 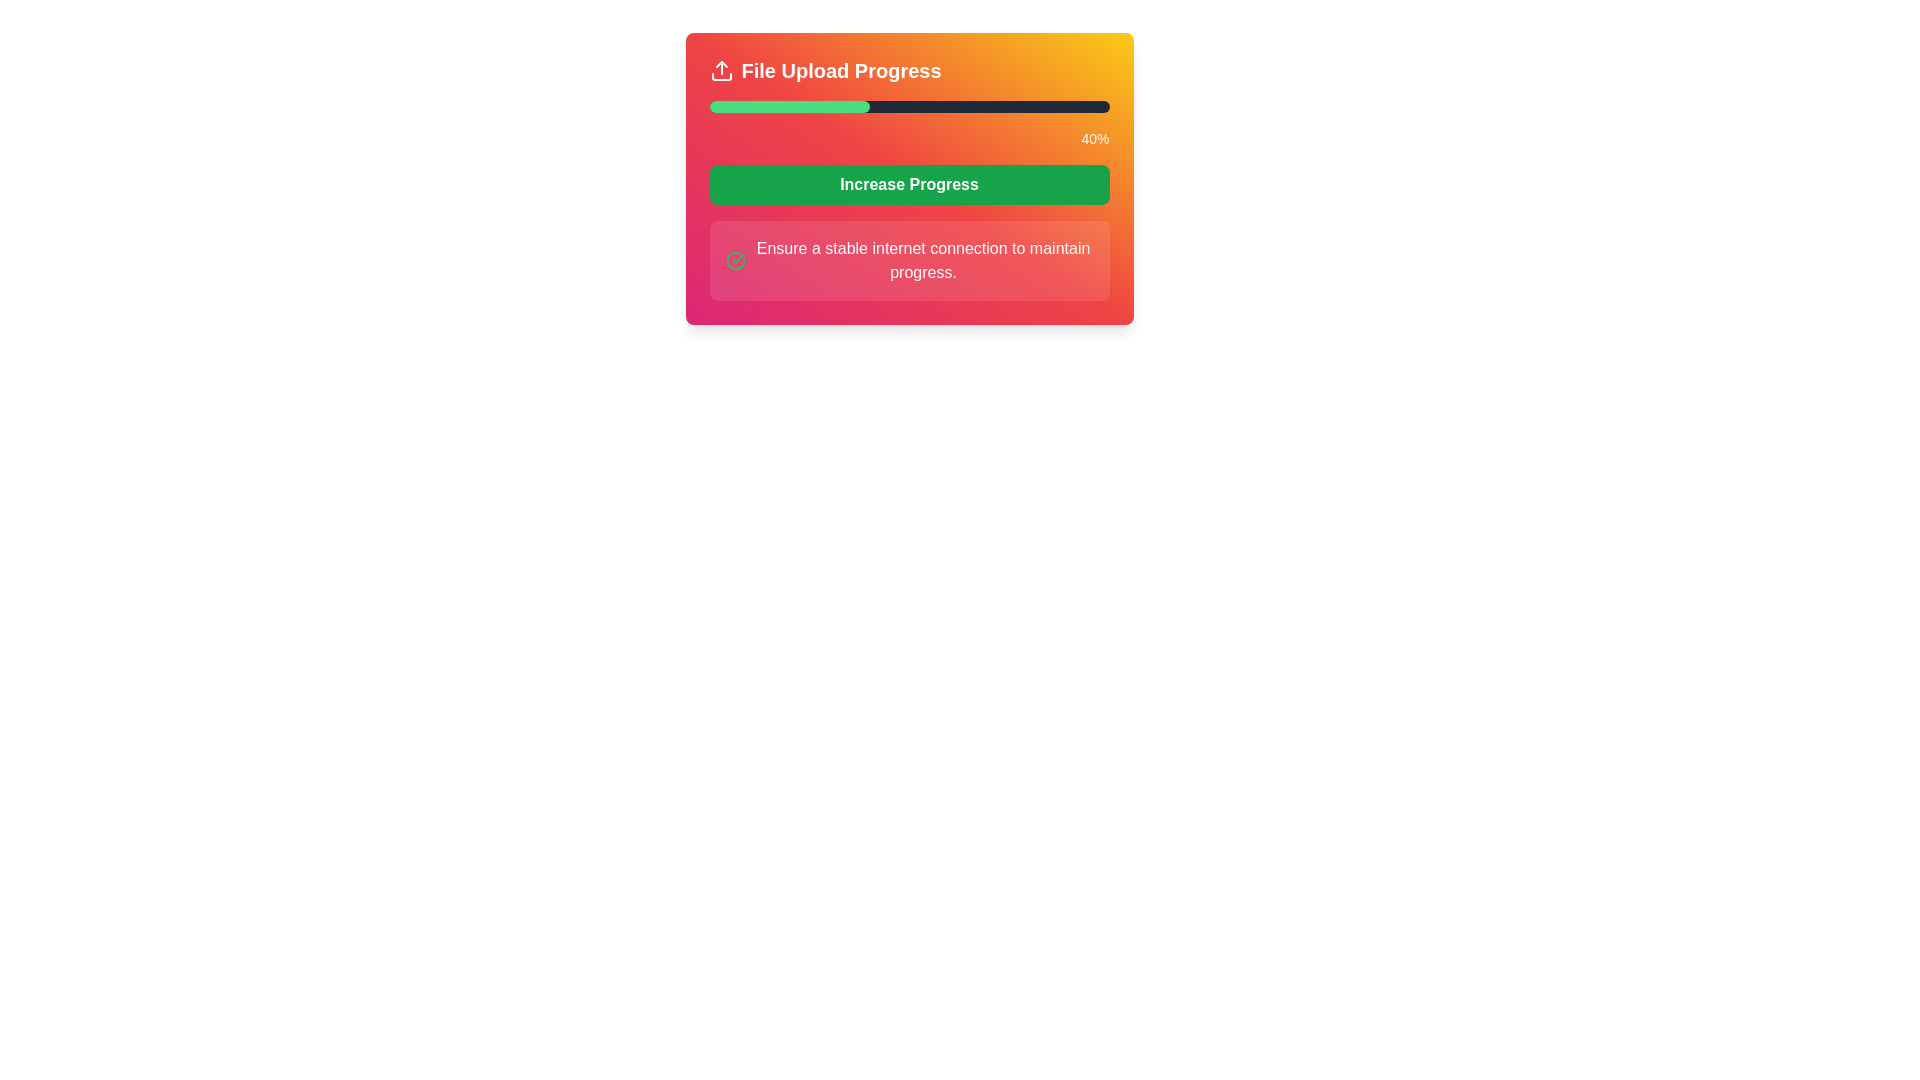 I want to click on the file upload progress icon located at the far-left side of the header group labeled 'File Upload Progress', so click(x=720, y=69).